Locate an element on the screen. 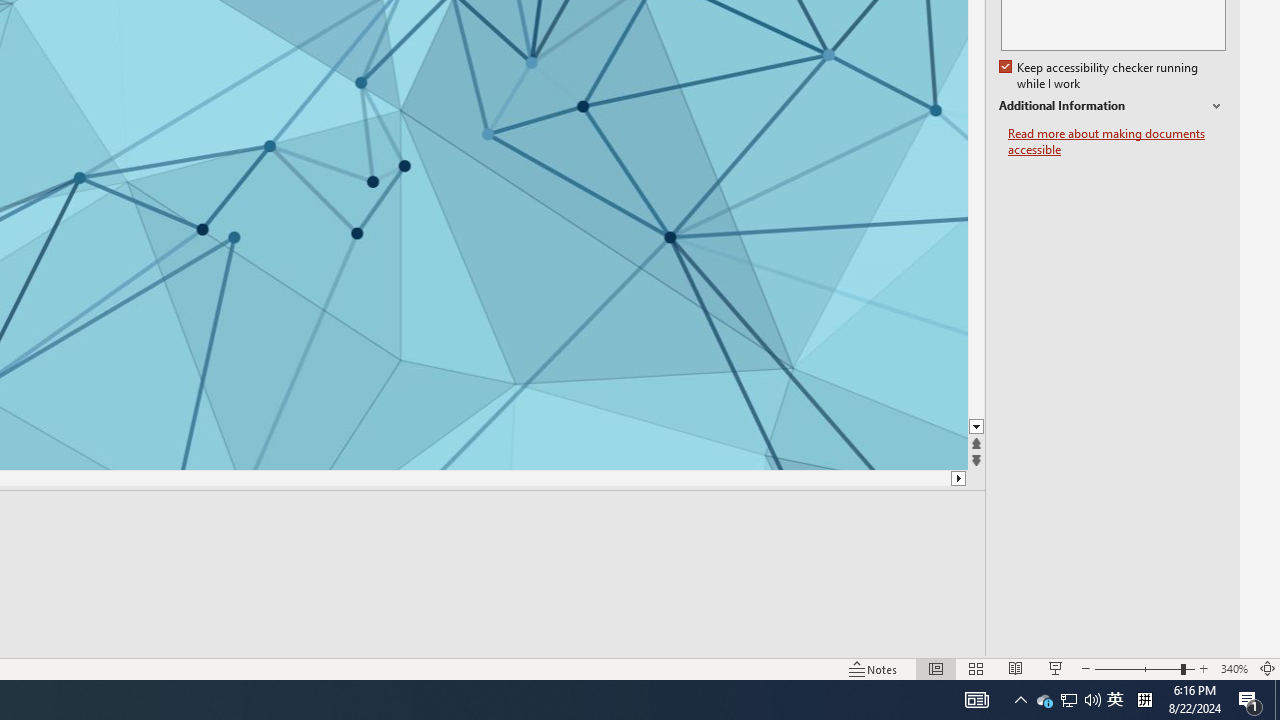  'Zoom 340%' is located at coordinates (1233, 669).